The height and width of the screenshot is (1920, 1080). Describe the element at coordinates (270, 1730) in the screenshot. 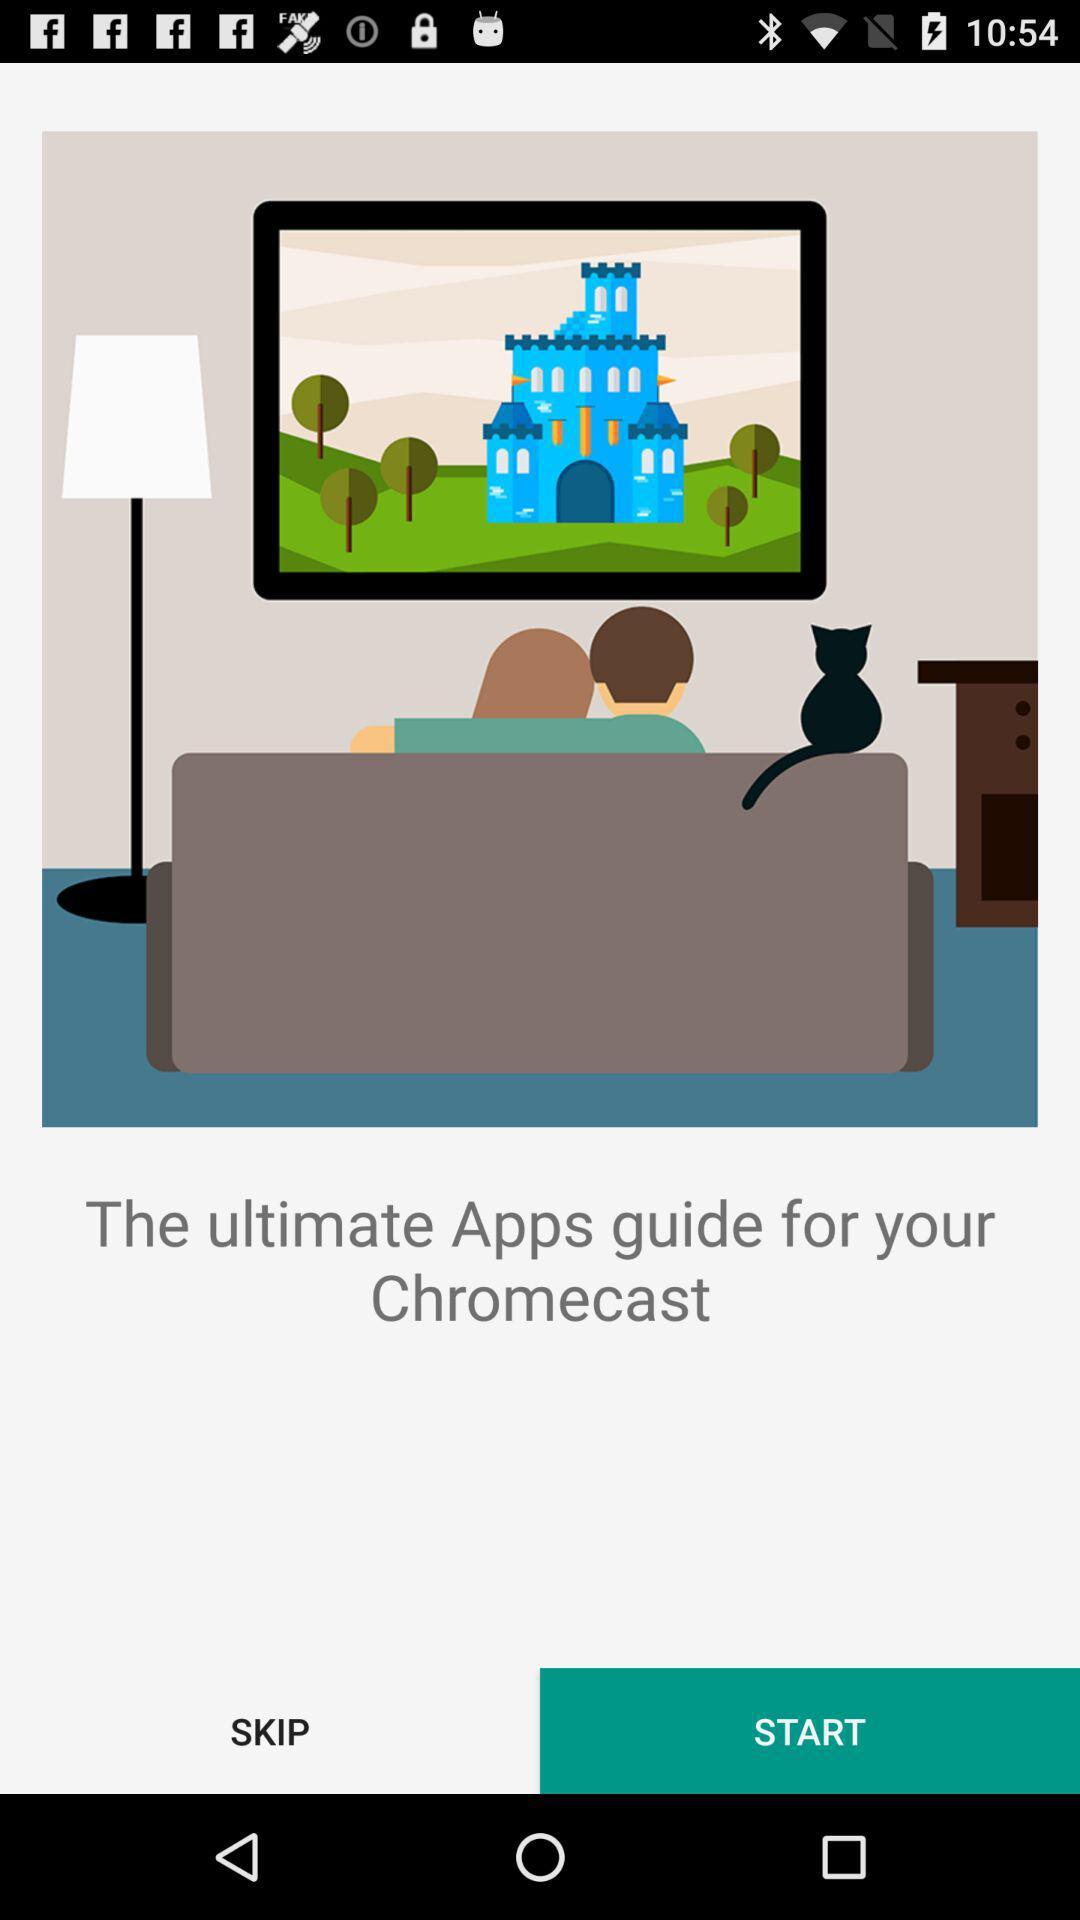

I see `skip icon` at that location.